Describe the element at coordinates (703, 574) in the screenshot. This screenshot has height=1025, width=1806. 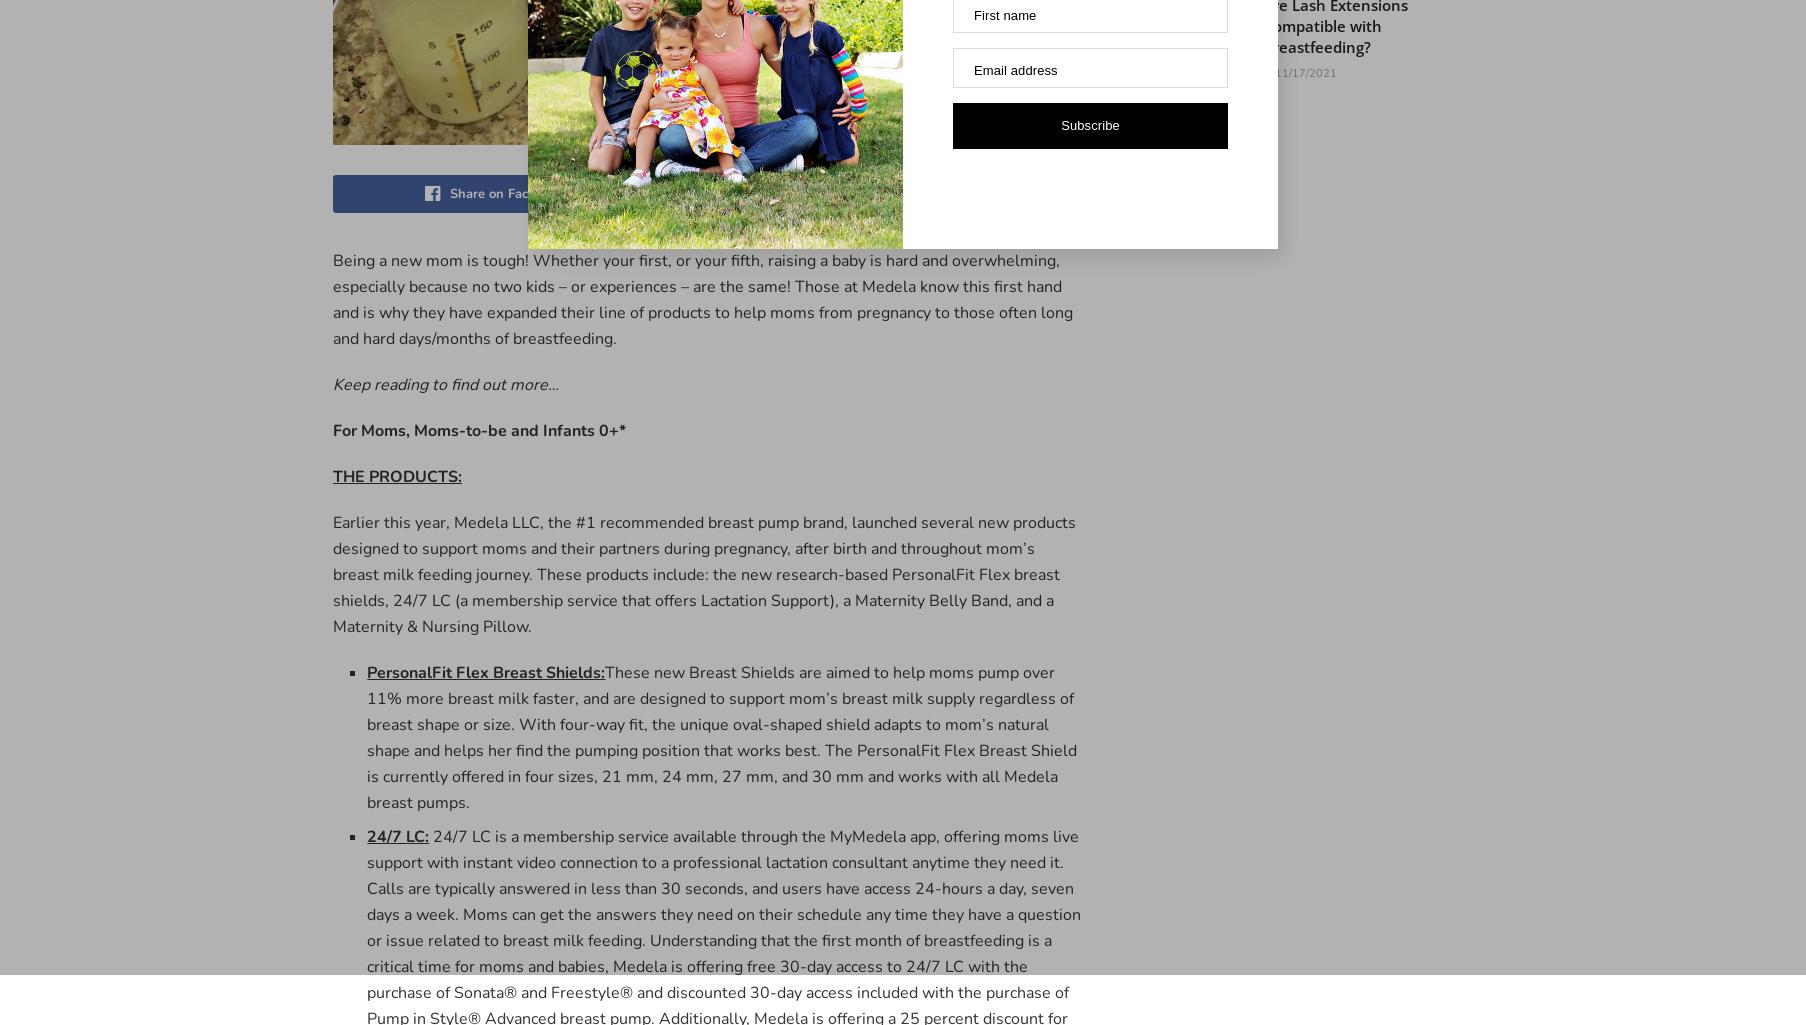
I see `'Earlier this year, Medela LLC, the #1 recommended breast pump brand, launched several new products designed to support moms and their partners during pregnancy, after birth and throughout mom’s breast milk feeding journey. These products include: the new research-based PersonalFit Flex breast shields, 24/7 LC (a membership service that offers Lactation Support), a Maternity Belly Band, and a Maternity & Nursing Pillow.'` at that location.